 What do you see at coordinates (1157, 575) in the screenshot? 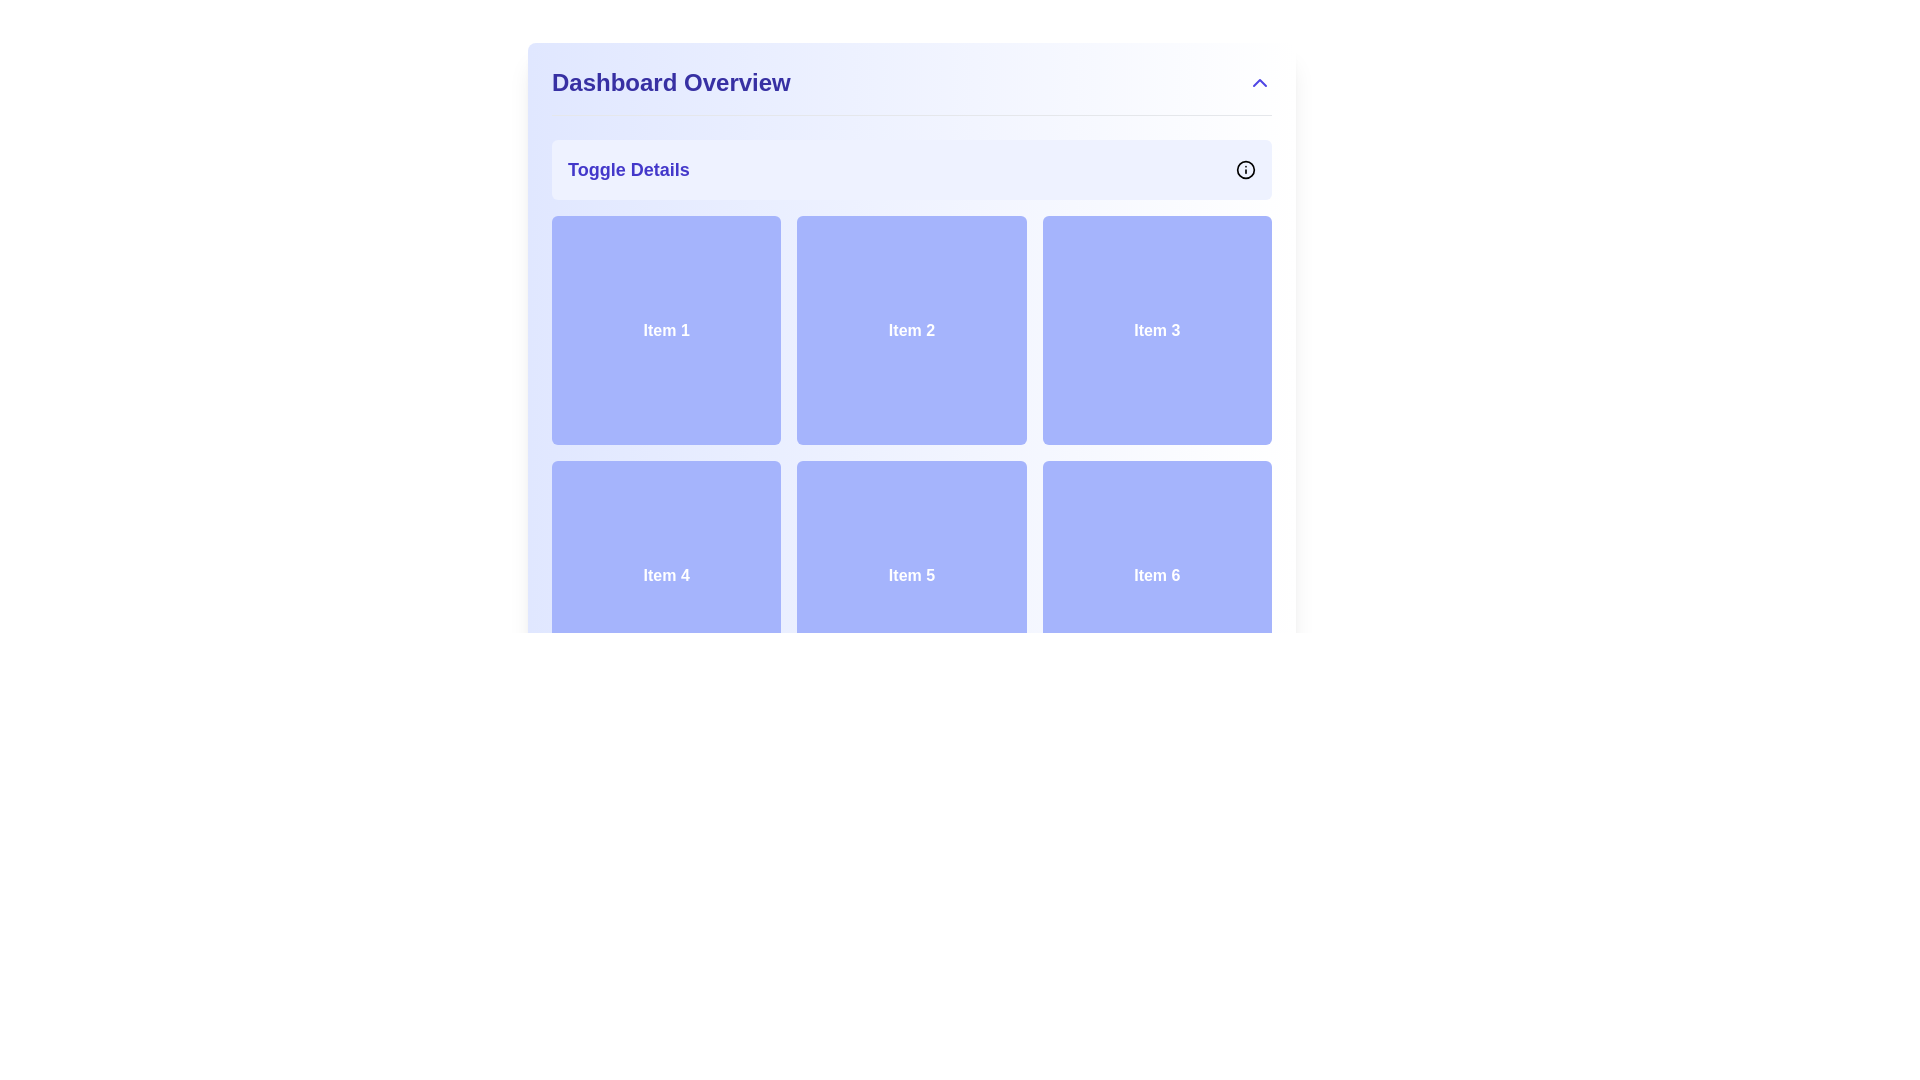
I see `the visual item box located in the bottom-right corner of the 3-column grid within the 'Dashboard Overview'` at bounding box center [1157, 575].